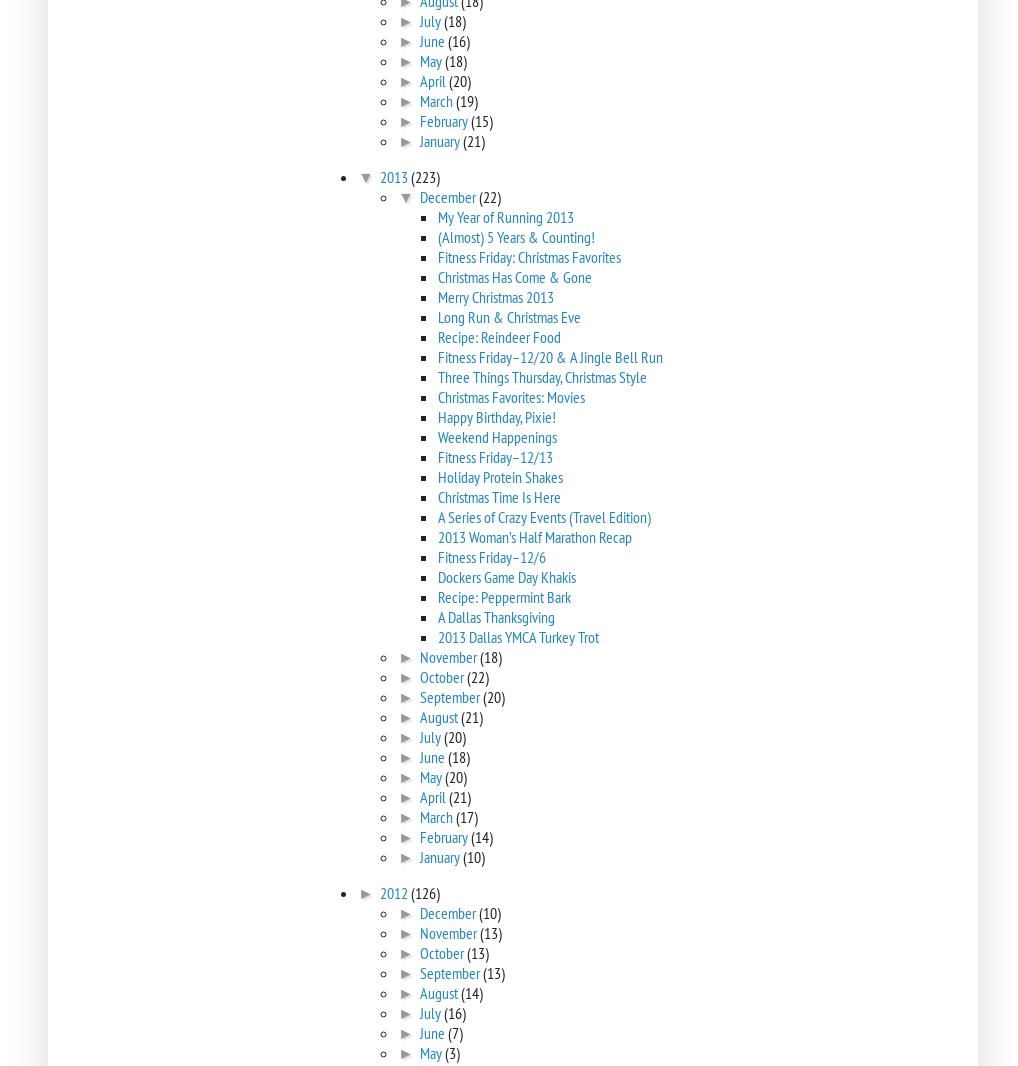  What do you see at coordinates (496, 417) in the screenshot?
I see `'Happy Birthday, Pixie!'` at bounding box center [496, 417].